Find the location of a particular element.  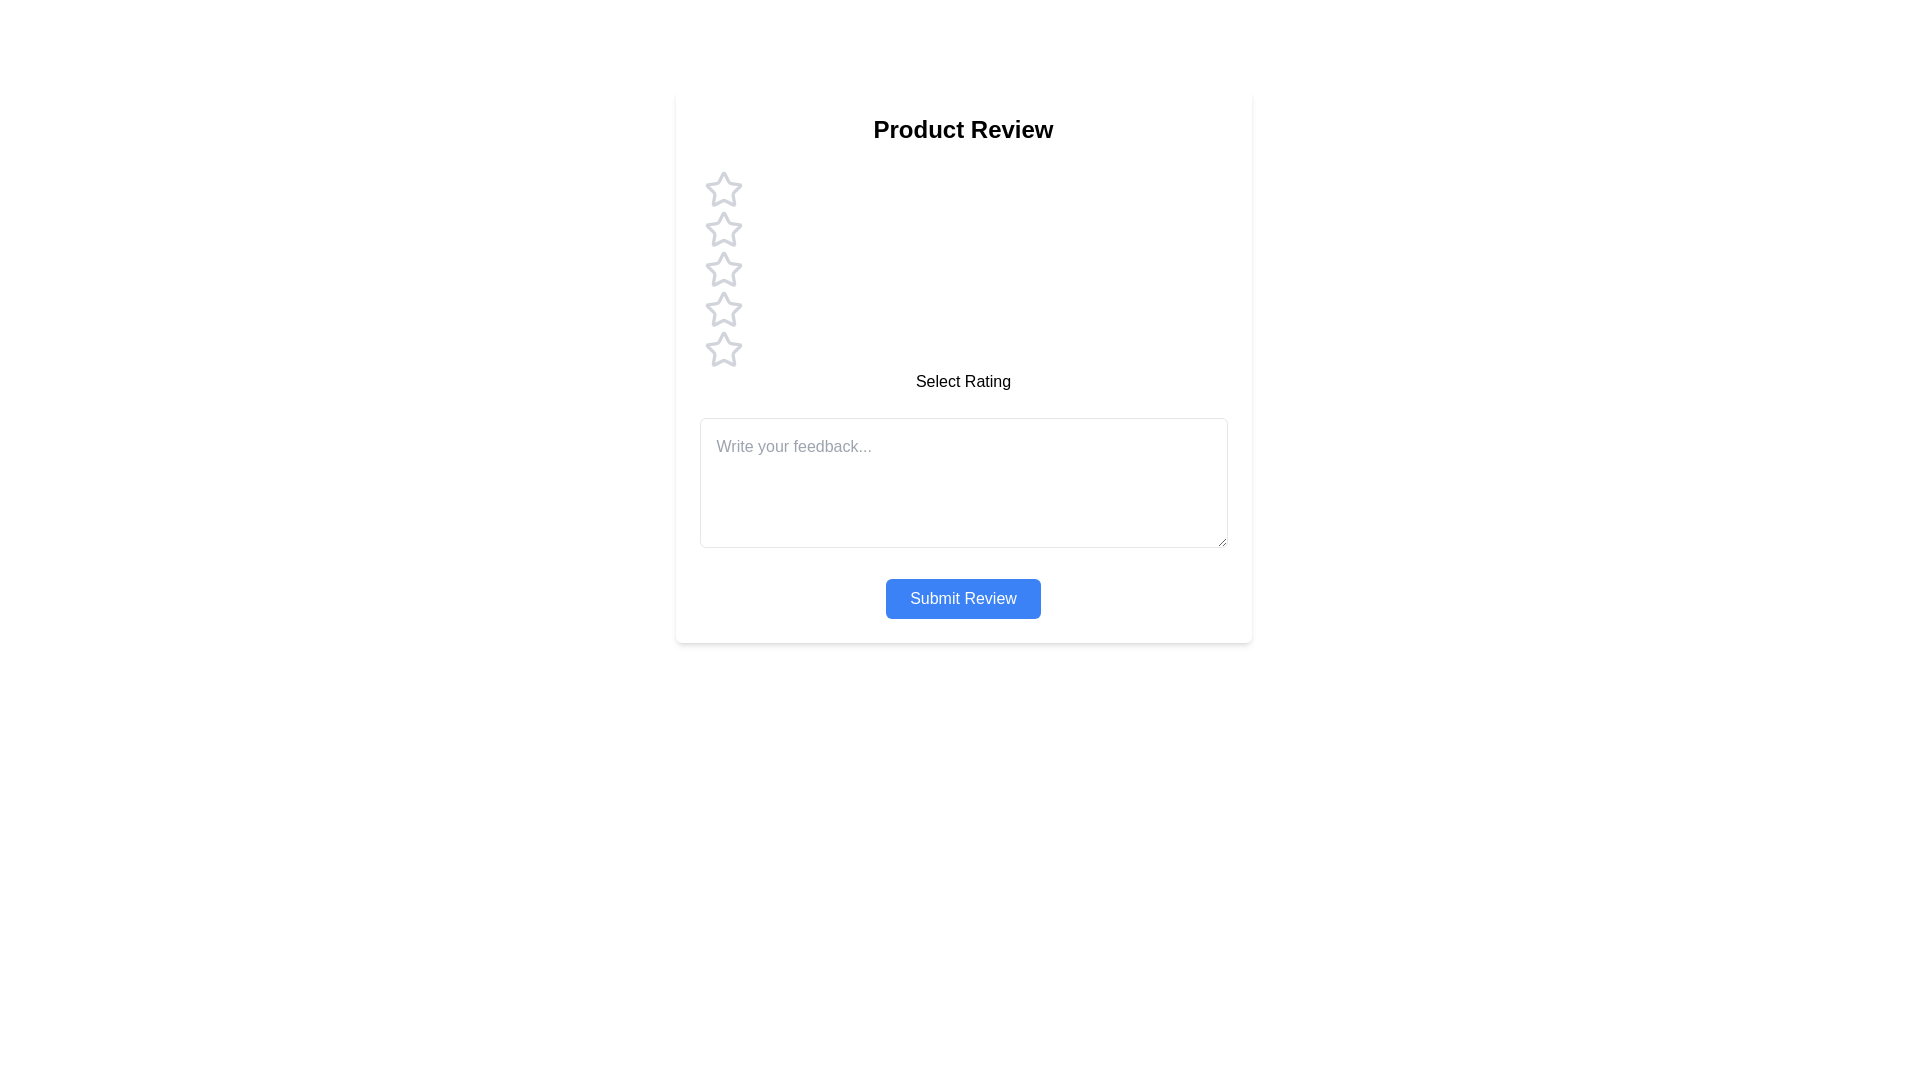

the fourth star in the vertical sequence of five stars is located at coordinates (722, 309).